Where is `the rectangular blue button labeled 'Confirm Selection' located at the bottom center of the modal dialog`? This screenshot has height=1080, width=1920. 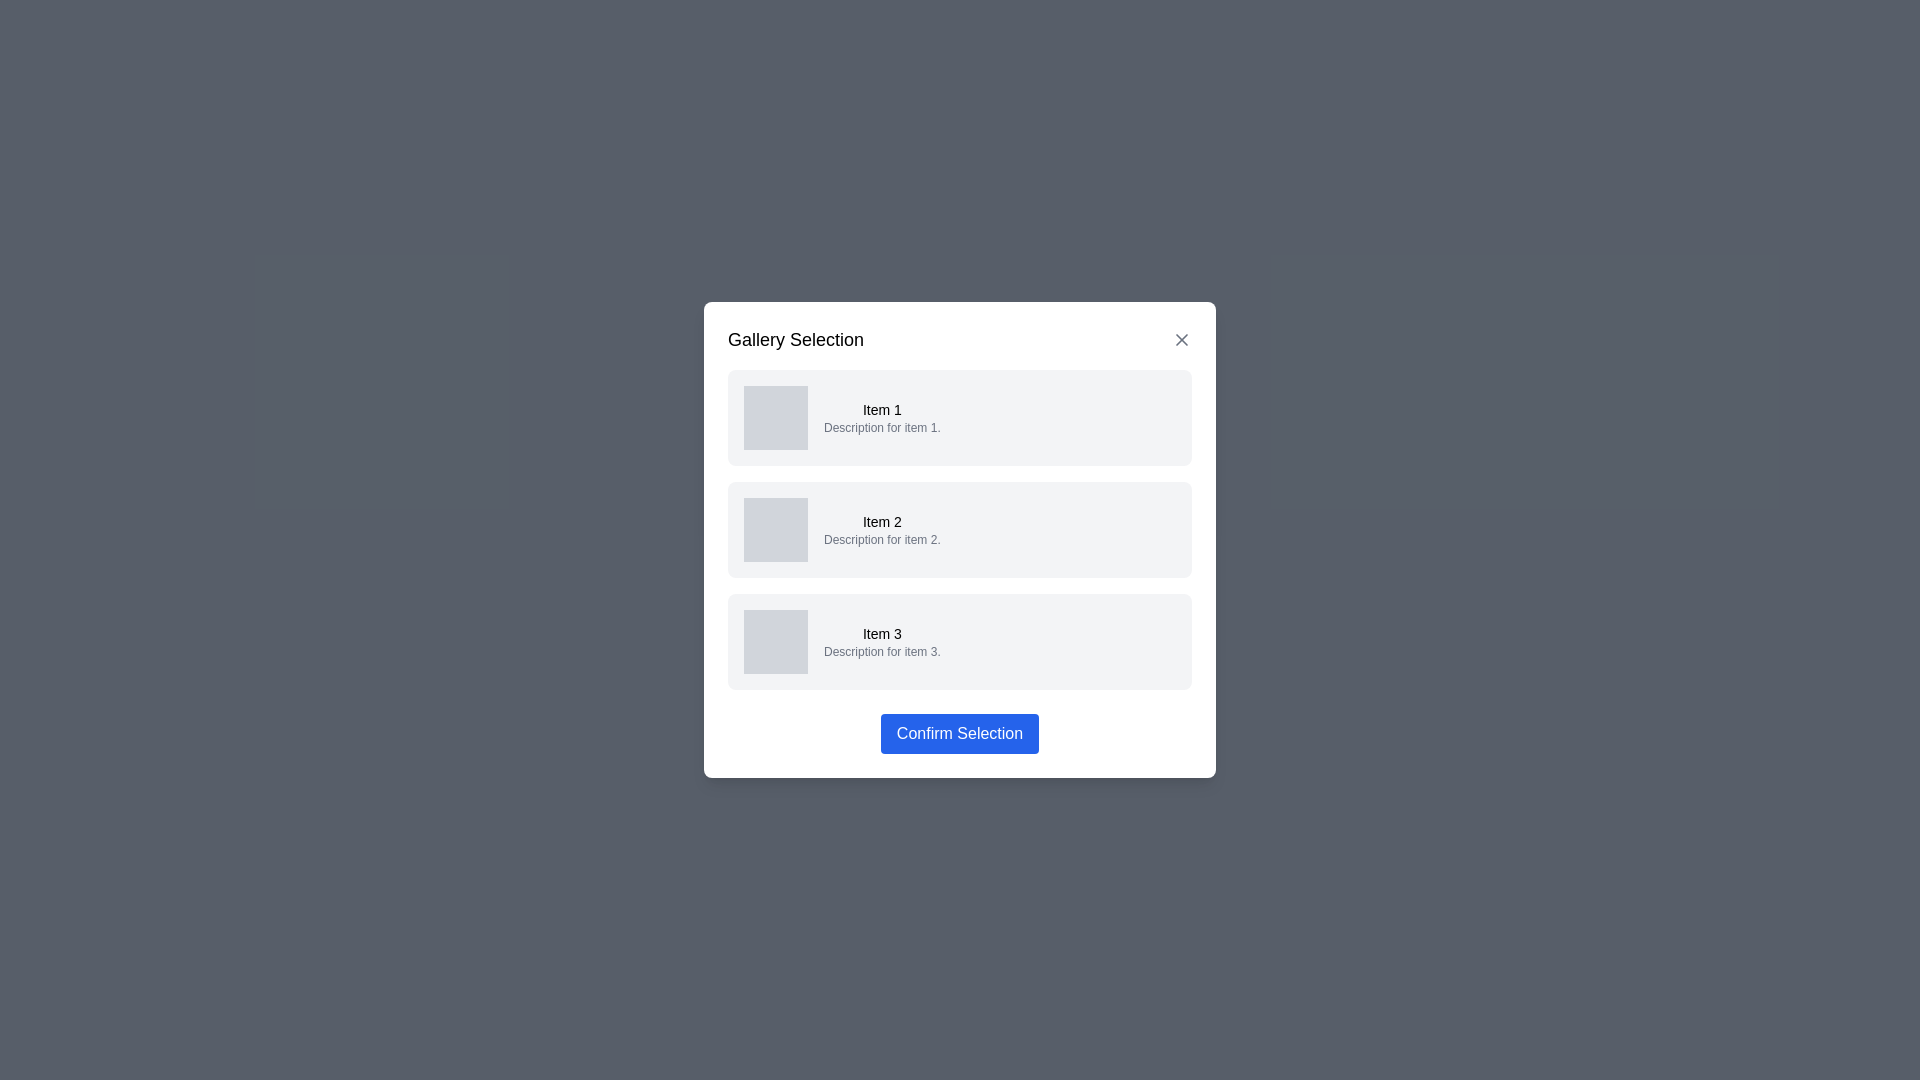 the rectangular blue button labeled 'Confirm Selection' located at the bottom center of the modal dialog is located at coordinates (960, 733).